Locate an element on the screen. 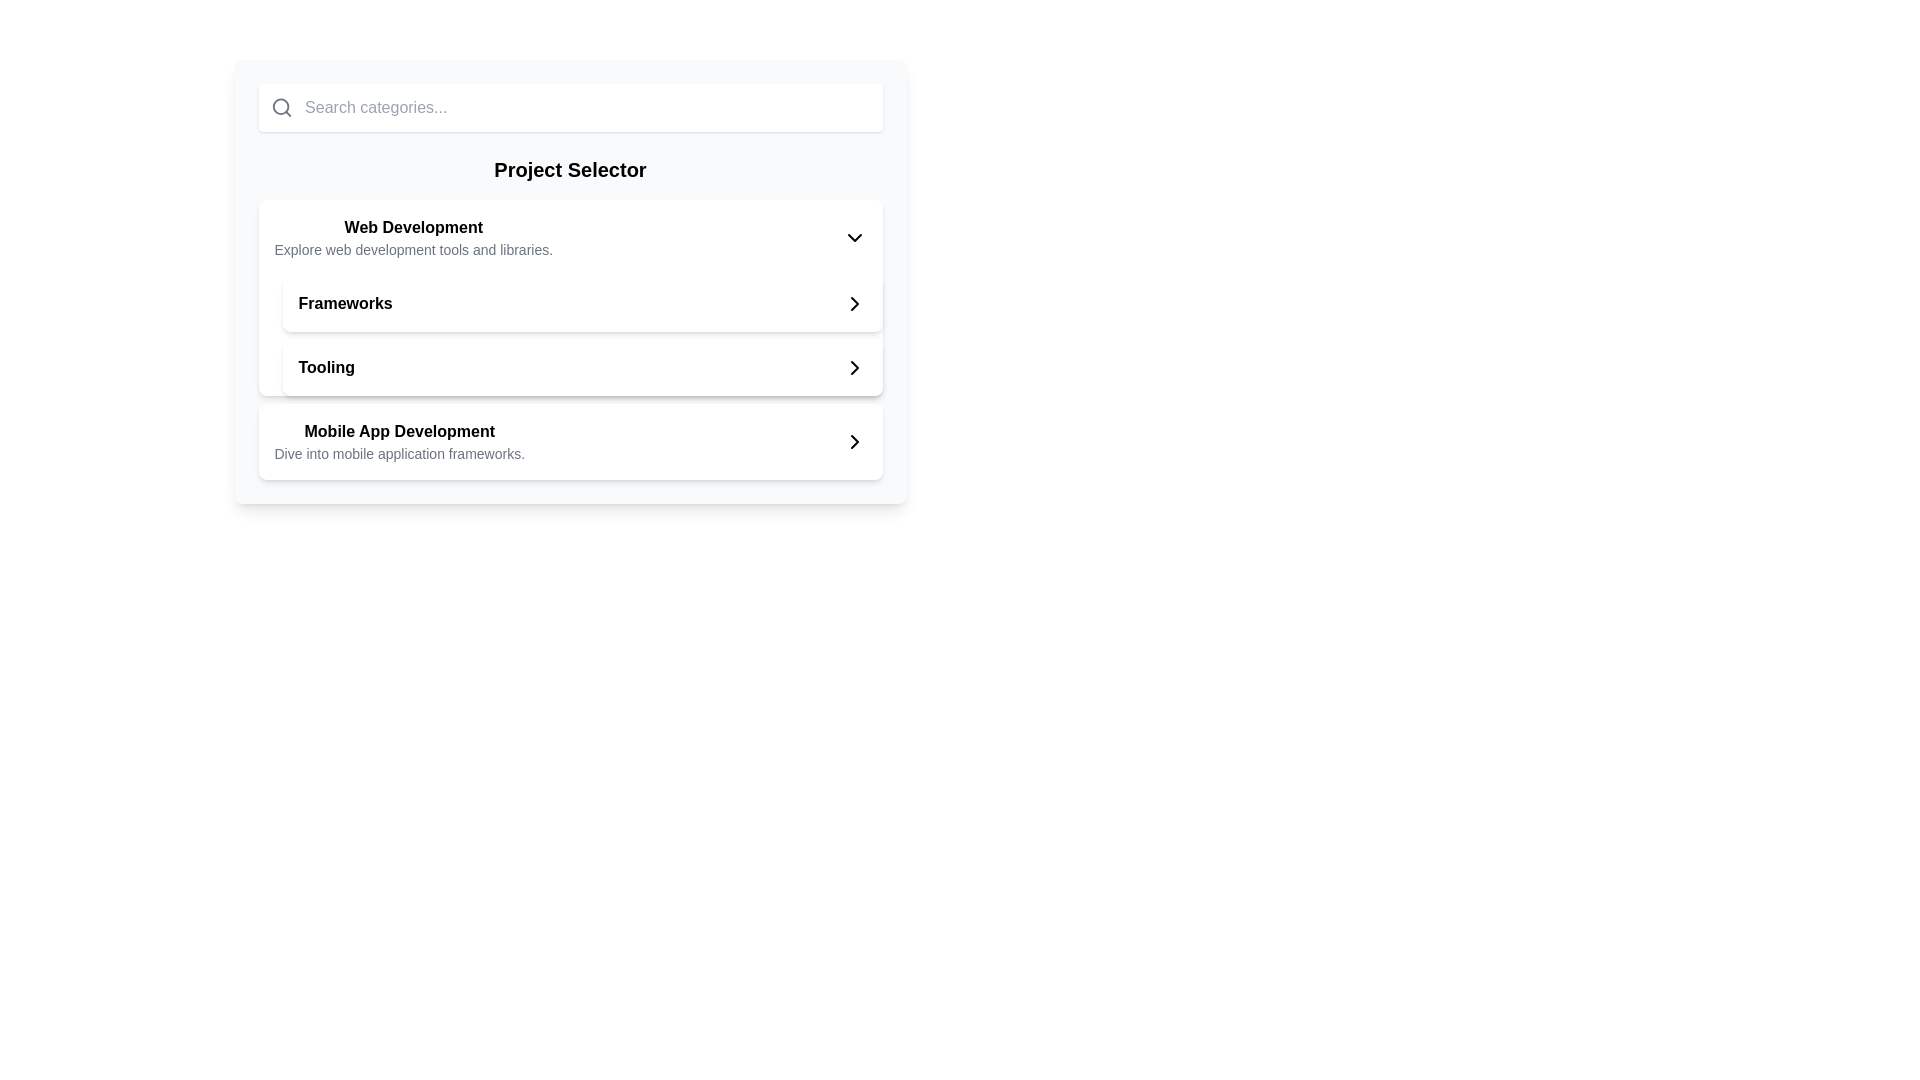 Image resolution: width=1920 pixels, height=1080 pixels. the chevron icon located at the right end of the 'Tooling' menu item in the 'Project Selector' menu to expand or access more details is located at coordinates (854, 367).